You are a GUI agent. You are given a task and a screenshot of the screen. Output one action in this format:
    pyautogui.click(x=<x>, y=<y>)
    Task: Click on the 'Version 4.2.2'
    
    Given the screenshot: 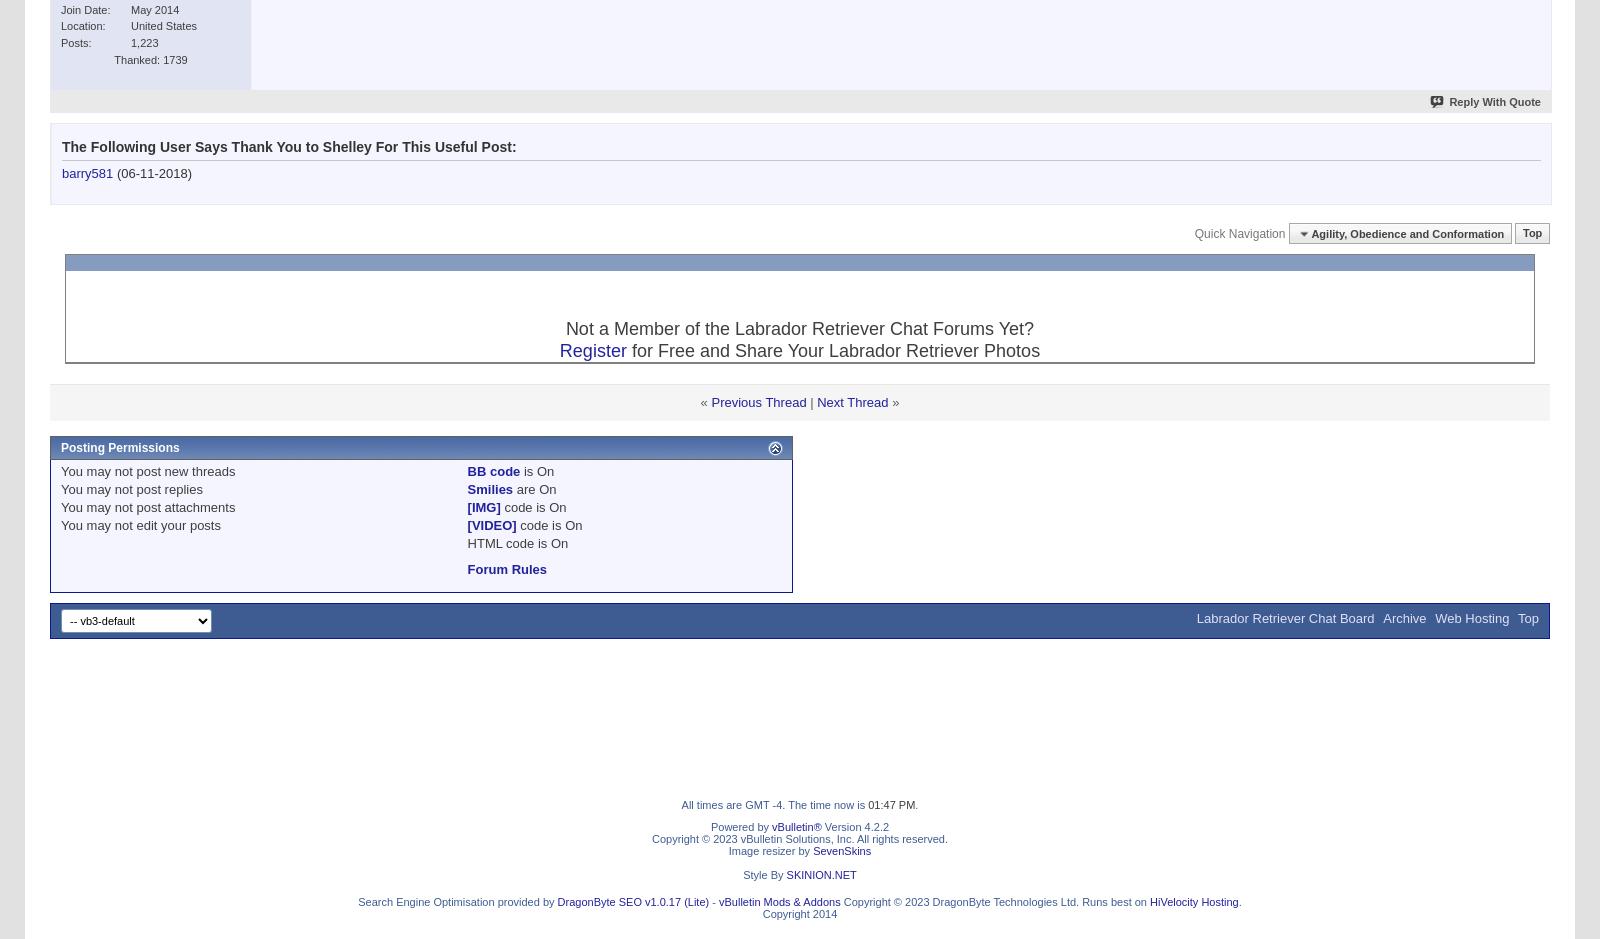 What is the action you would take?
    pyautogui.click(x=854, y=826)
    